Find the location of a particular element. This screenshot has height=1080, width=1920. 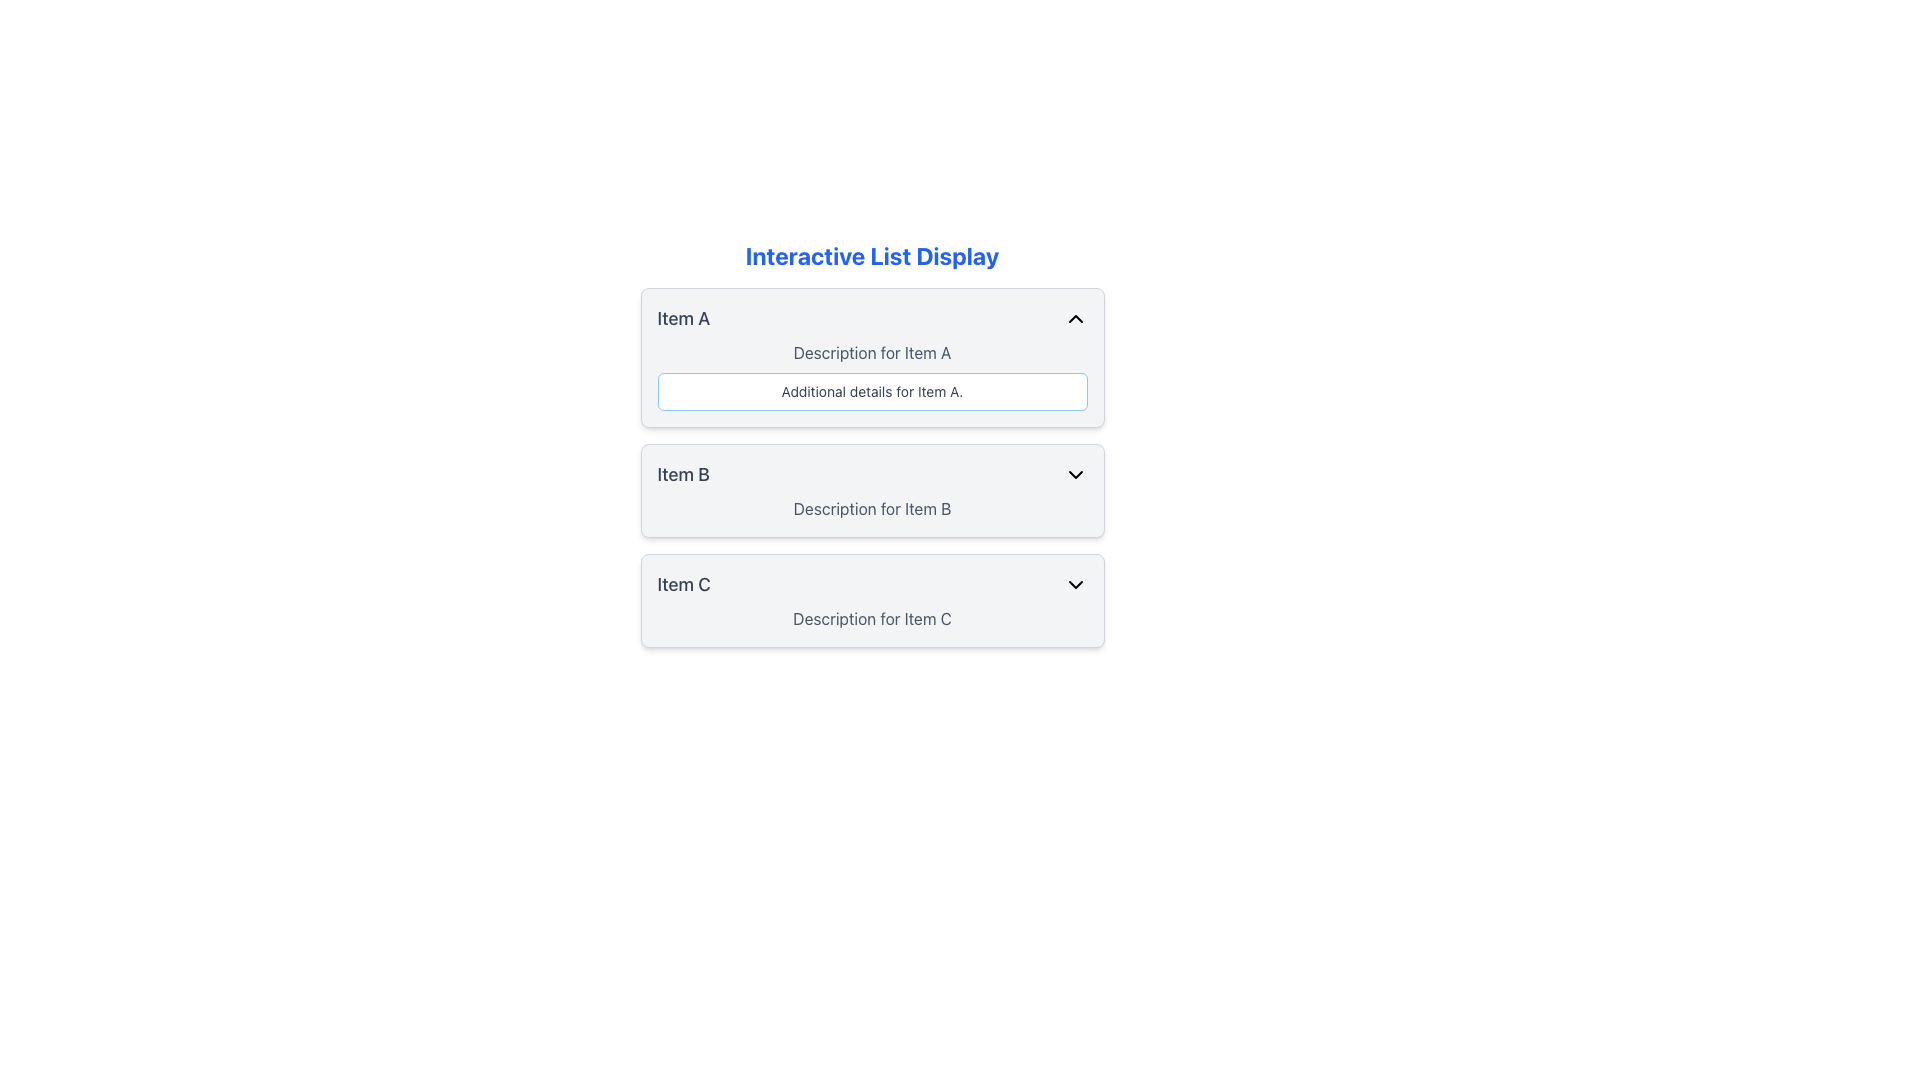

the static text label displaying 'Additional details for Item A.' which is located below the primary description for 'Item A' in the user interface is located at coordinates (872, 392).